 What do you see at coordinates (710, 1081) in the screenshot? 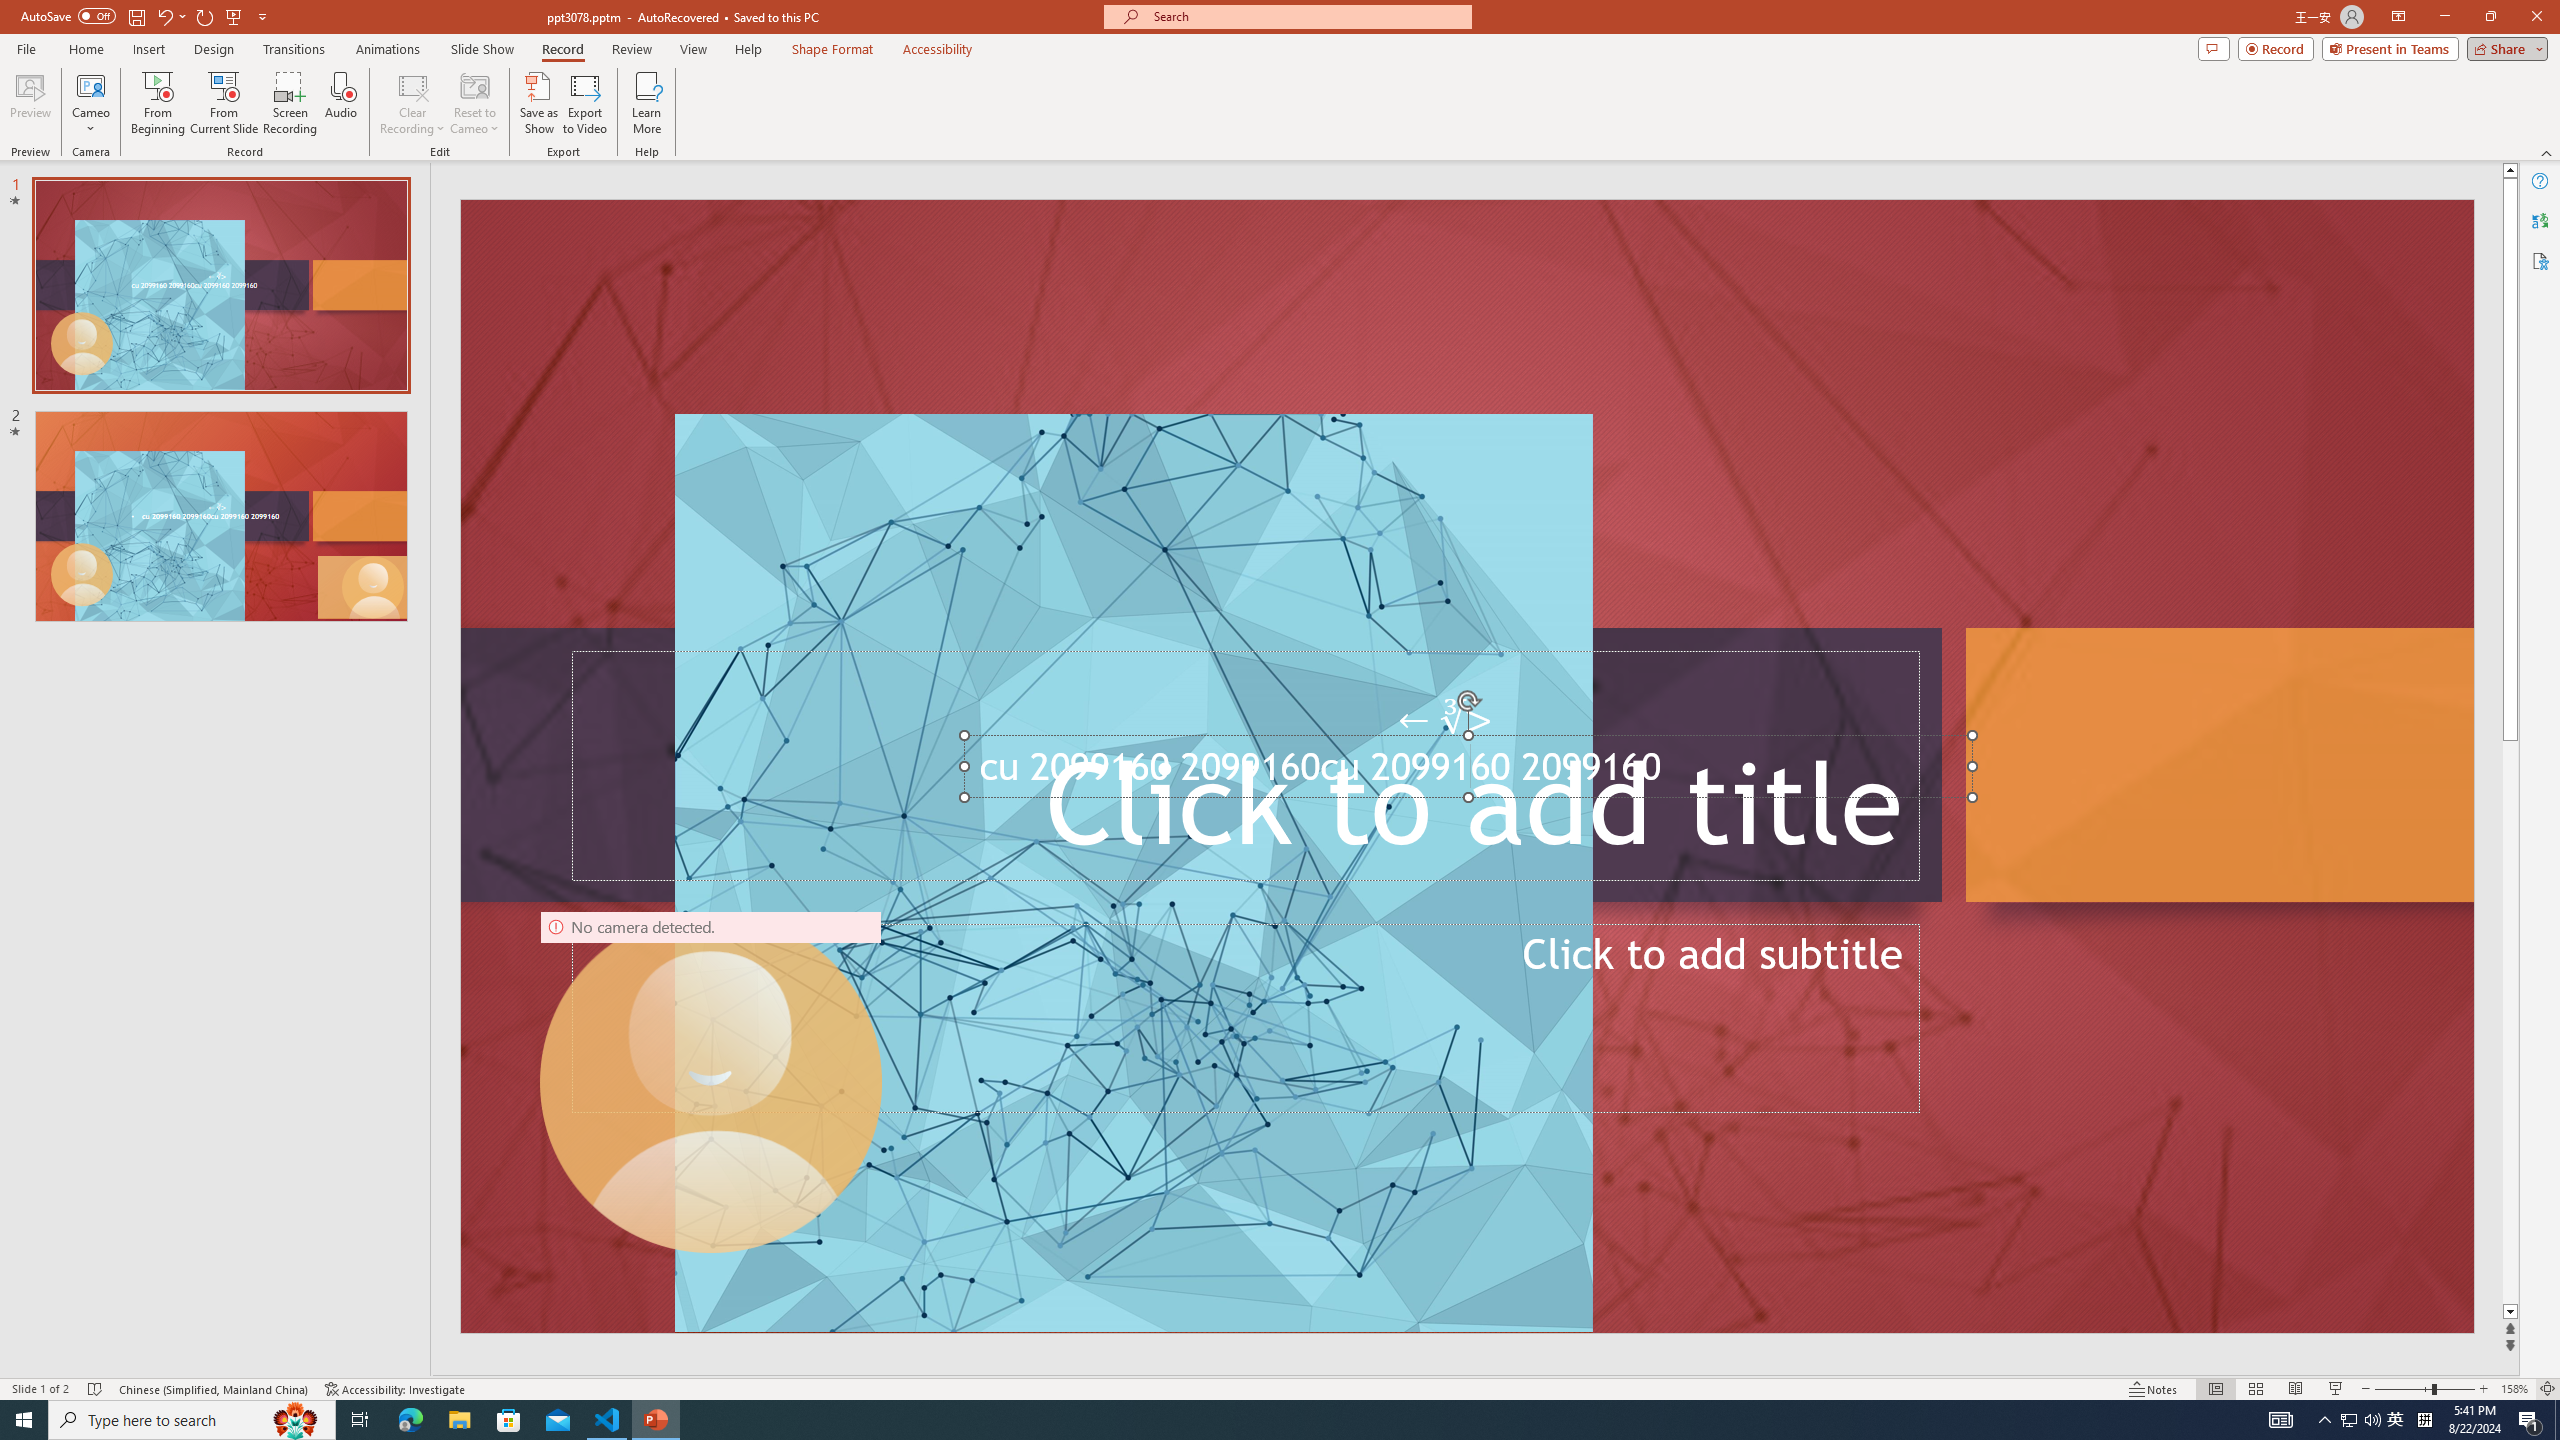
I see `'Camera 9, No camera detected.'` at bounding box center [710, 1081].